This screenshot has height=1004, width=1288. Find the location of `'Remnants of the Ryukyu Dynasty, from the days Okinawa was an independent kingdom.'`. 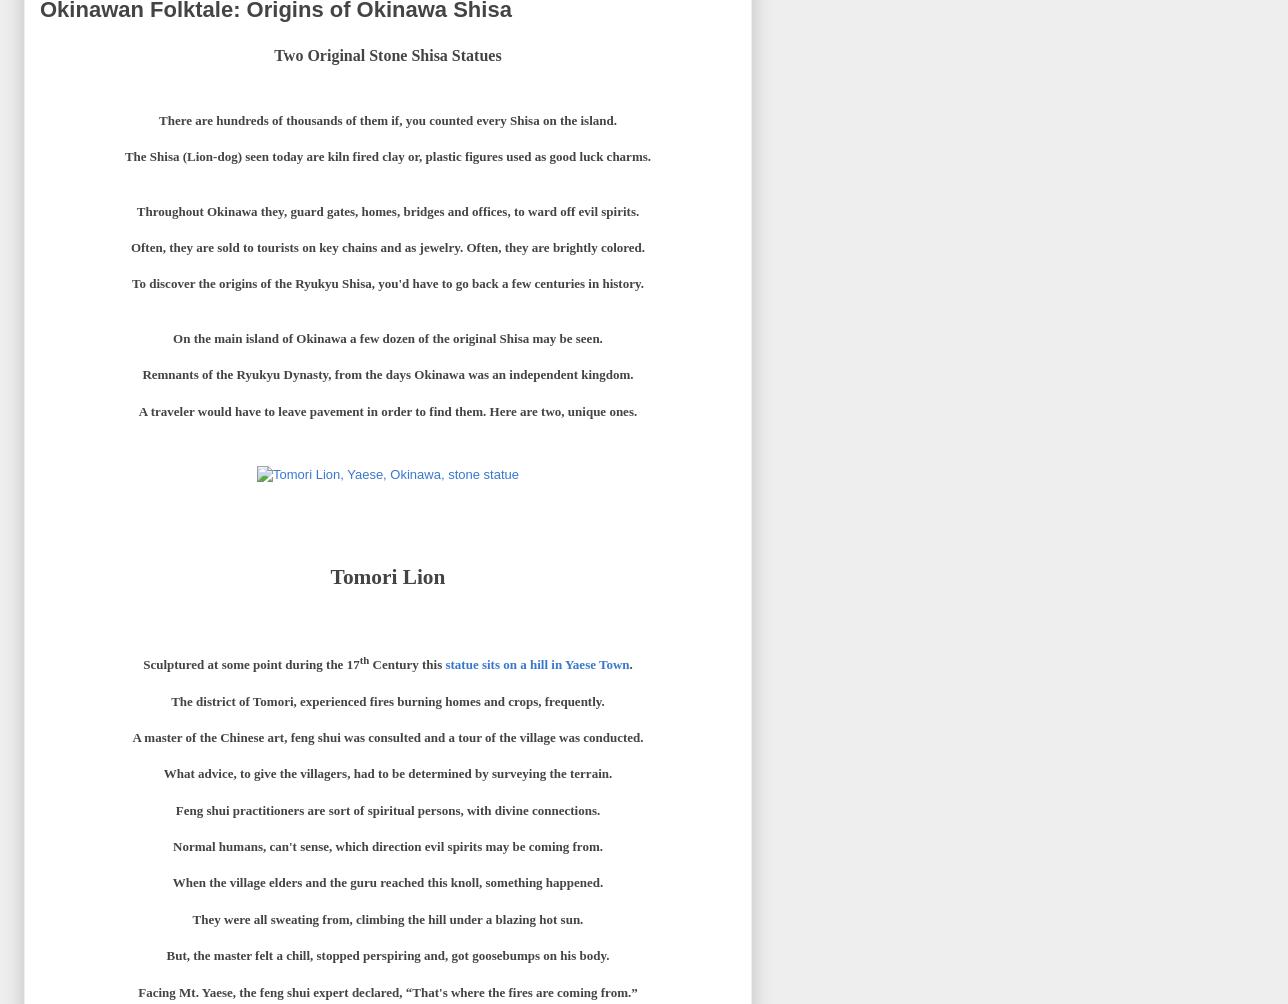

'Remnants of the Ryukyu Dynasty, from the days Okinawa was an independent kingdom.' is located at coordinates (387, 374).